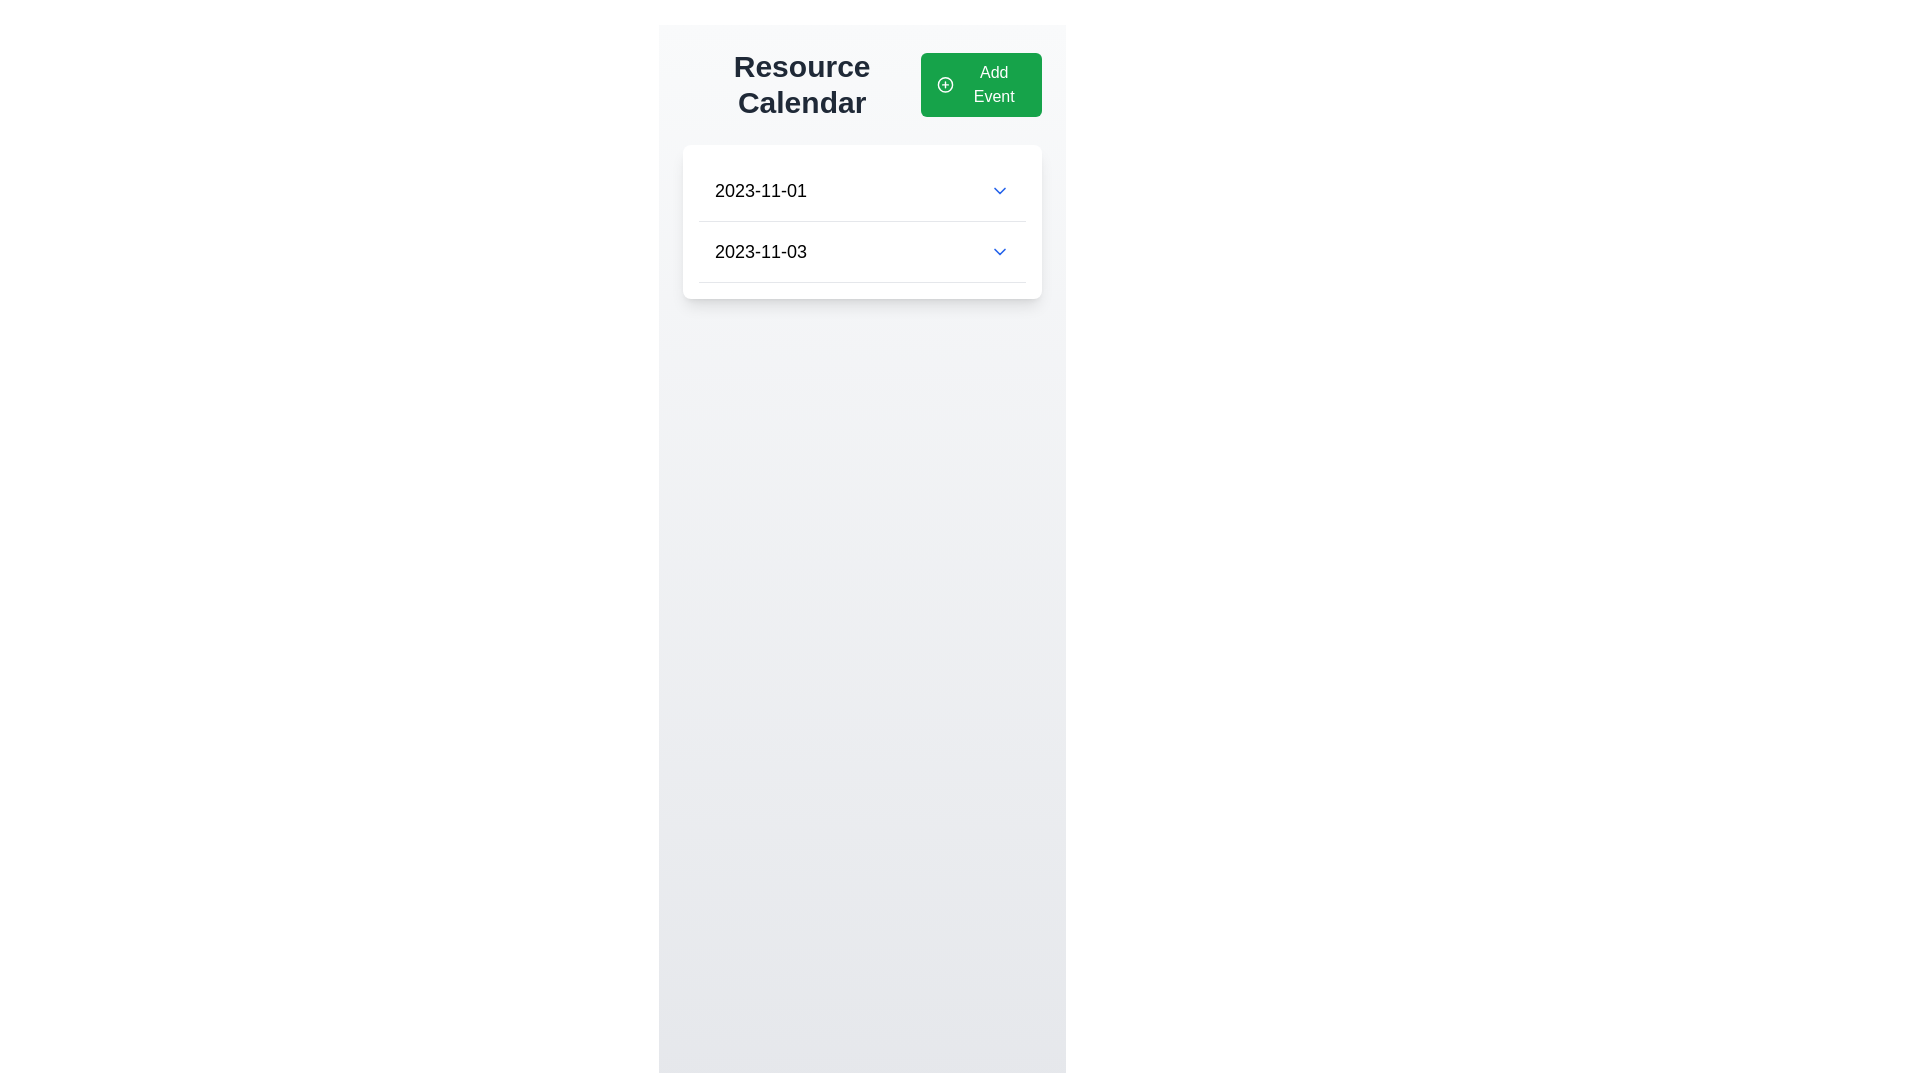 Image resolution: width=1920 pixels, height=1080 pixels. I want to click on the title text element located in the top-left section of the layout, positioned to the left of the green 'Add Event' button and above the list of date entries, so click(802, 83).